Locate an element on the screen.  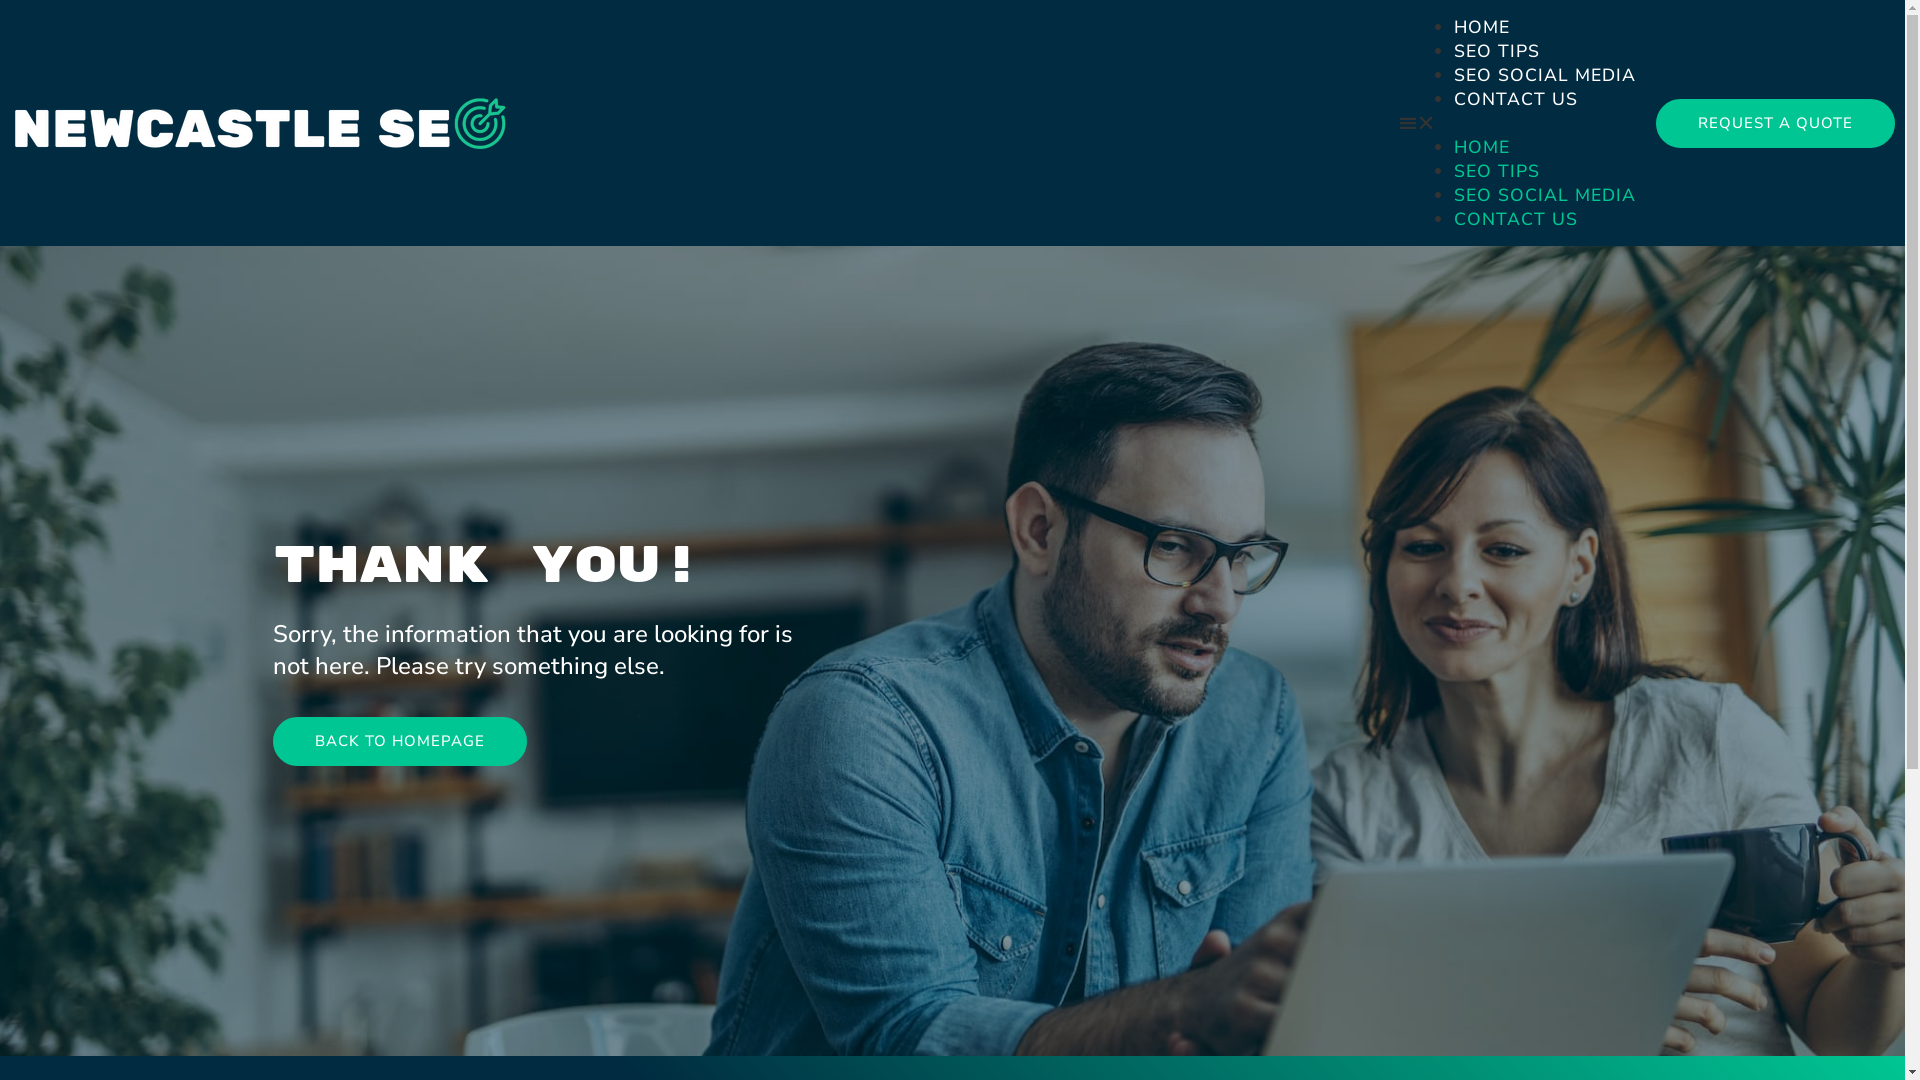
'CONTACT US' is located at coordinates (1516, 219).